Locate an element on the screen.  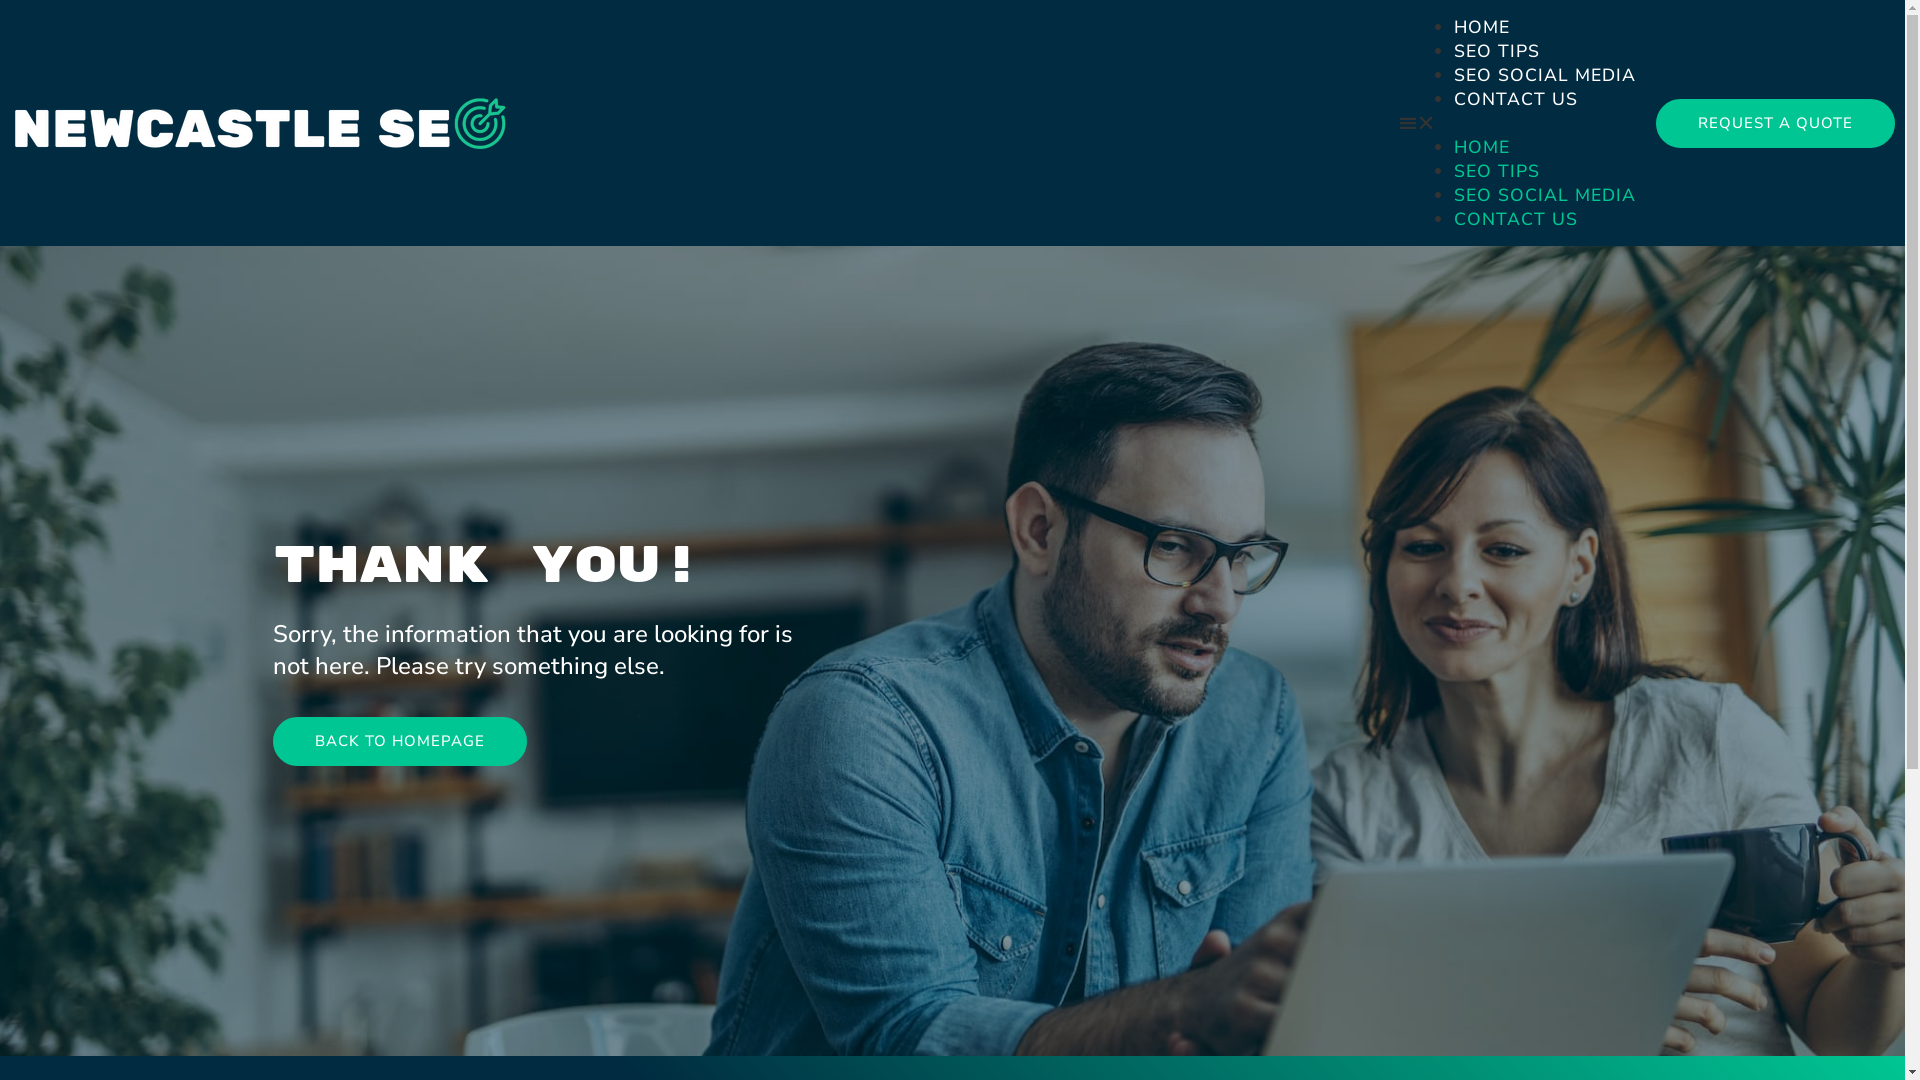
'CONTACT US' is located at coordinates (1516, 219).